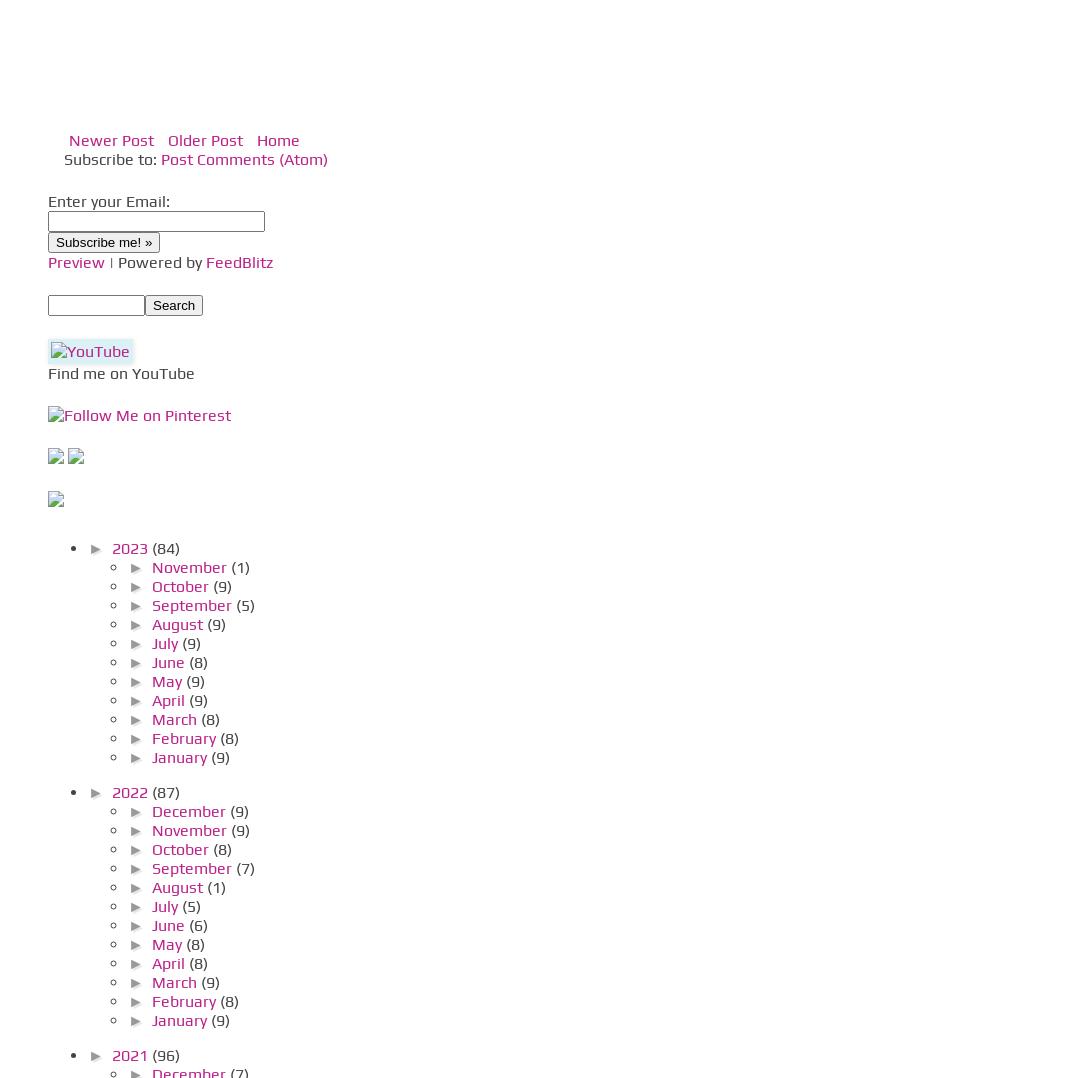  I want to click on 'Pinterest', so click(77, 388).